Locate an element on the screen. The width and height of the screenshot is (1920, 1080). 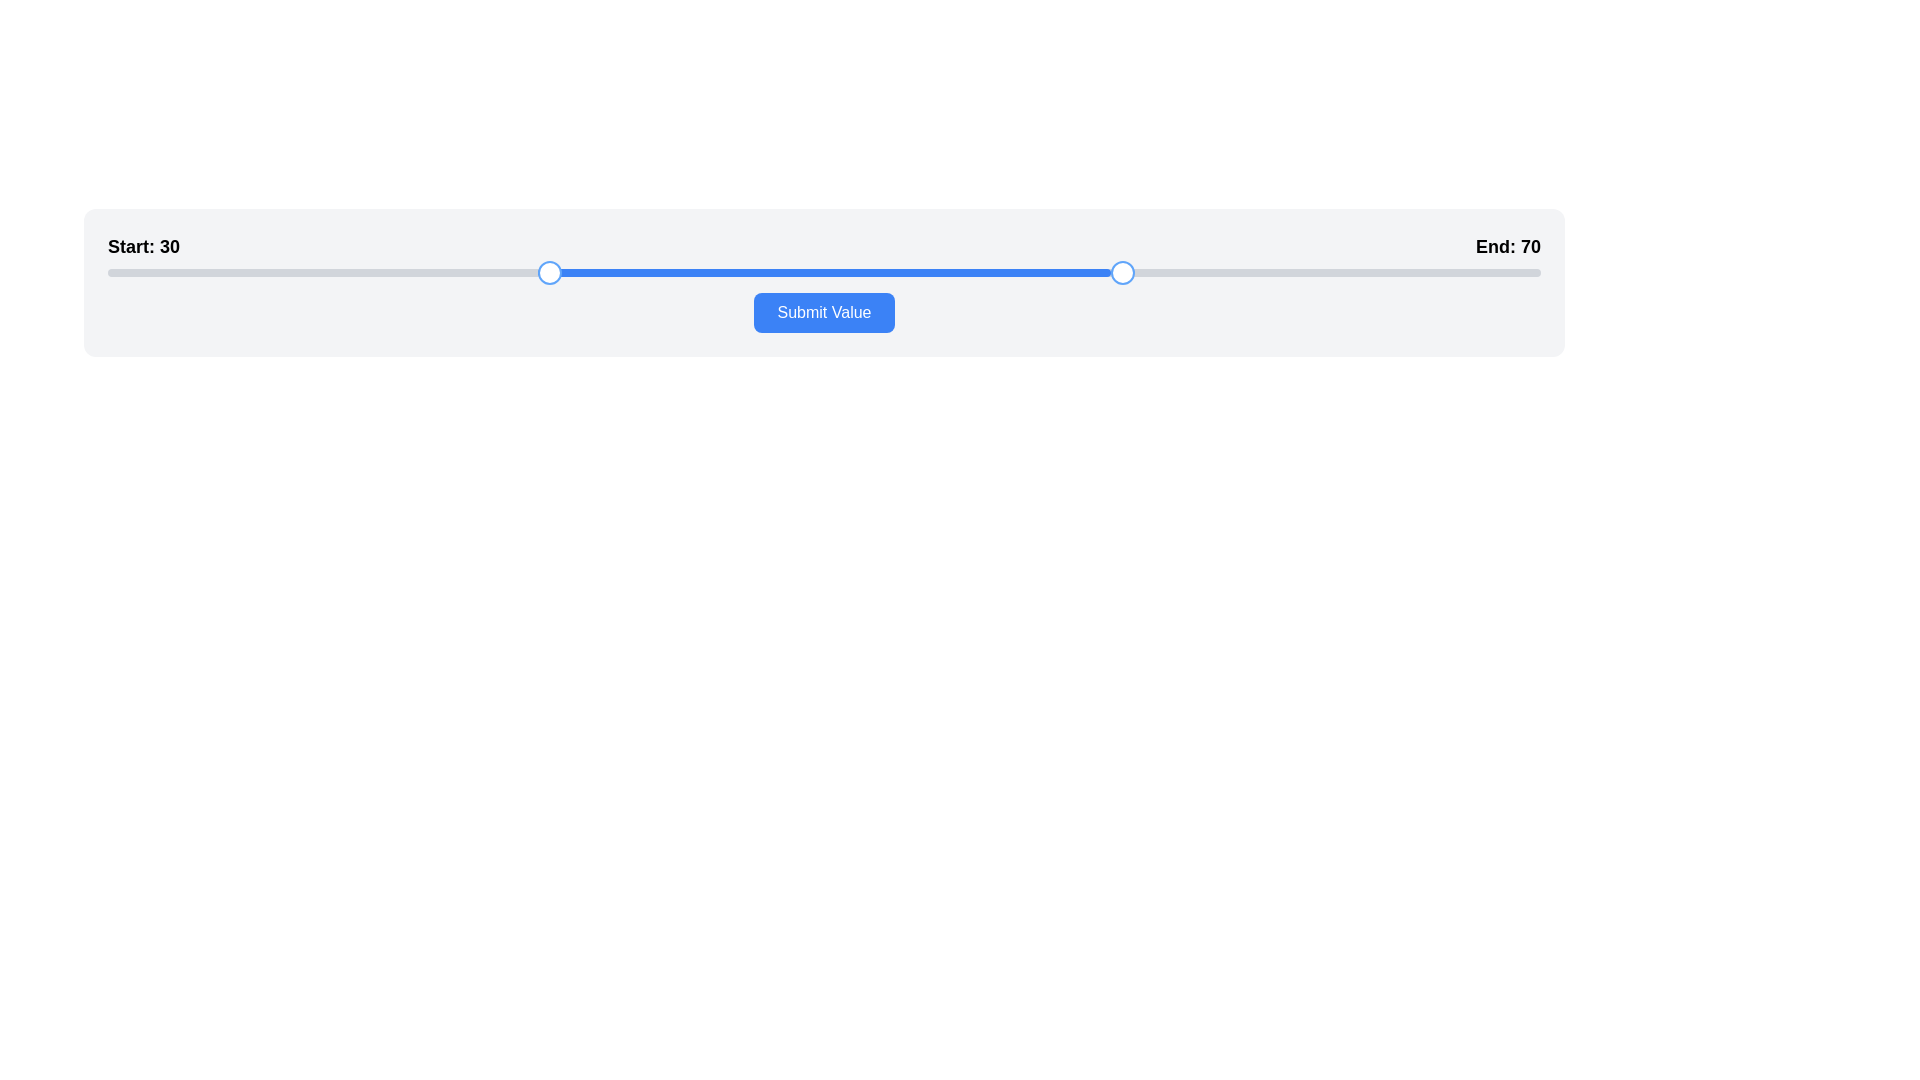
slider position is located at coordinates (675, 273).